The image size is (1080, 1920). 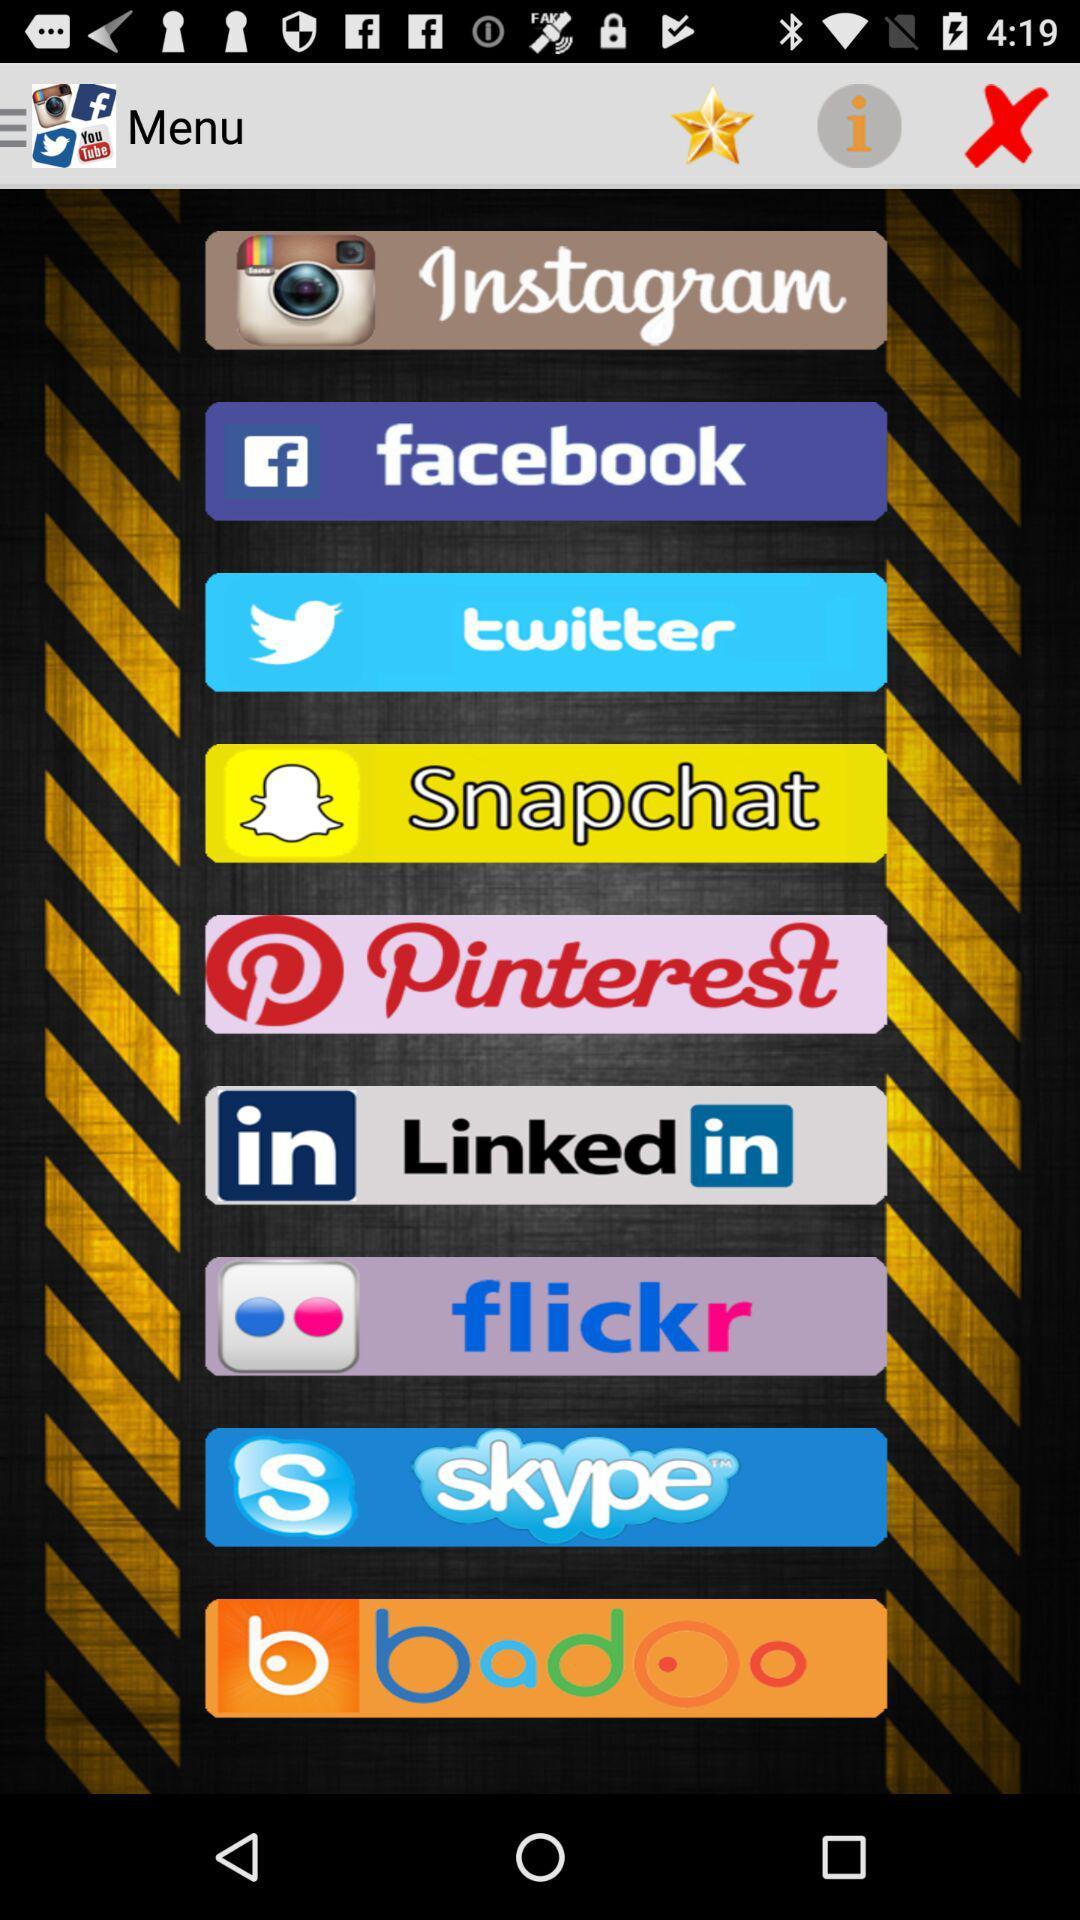 What do you see at coordinates (540, 466) in the screenshot?
I see `facebook` at bounding box center [540, 466].